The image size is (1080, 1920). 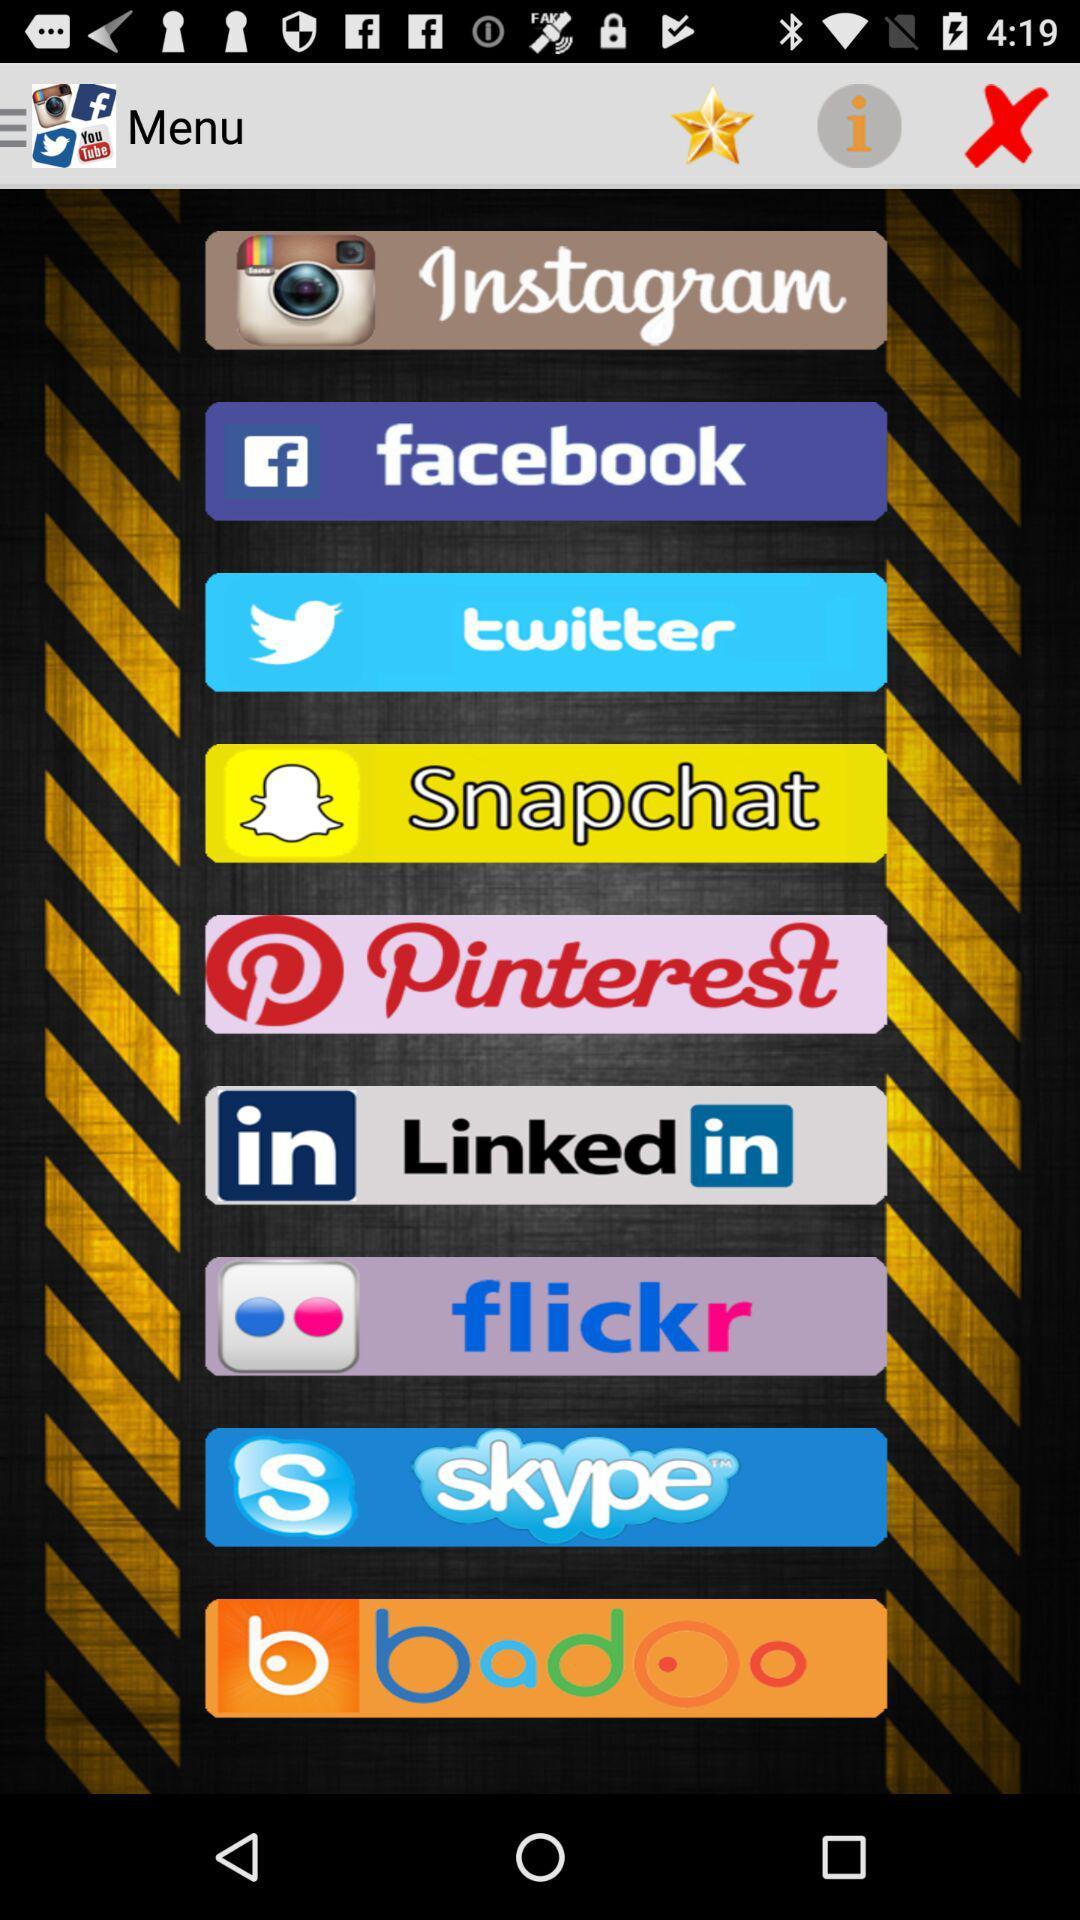 What do you see at coordinates (540, 466) in the screenshot?
I see `facebook` at bounding box center [540, 466].